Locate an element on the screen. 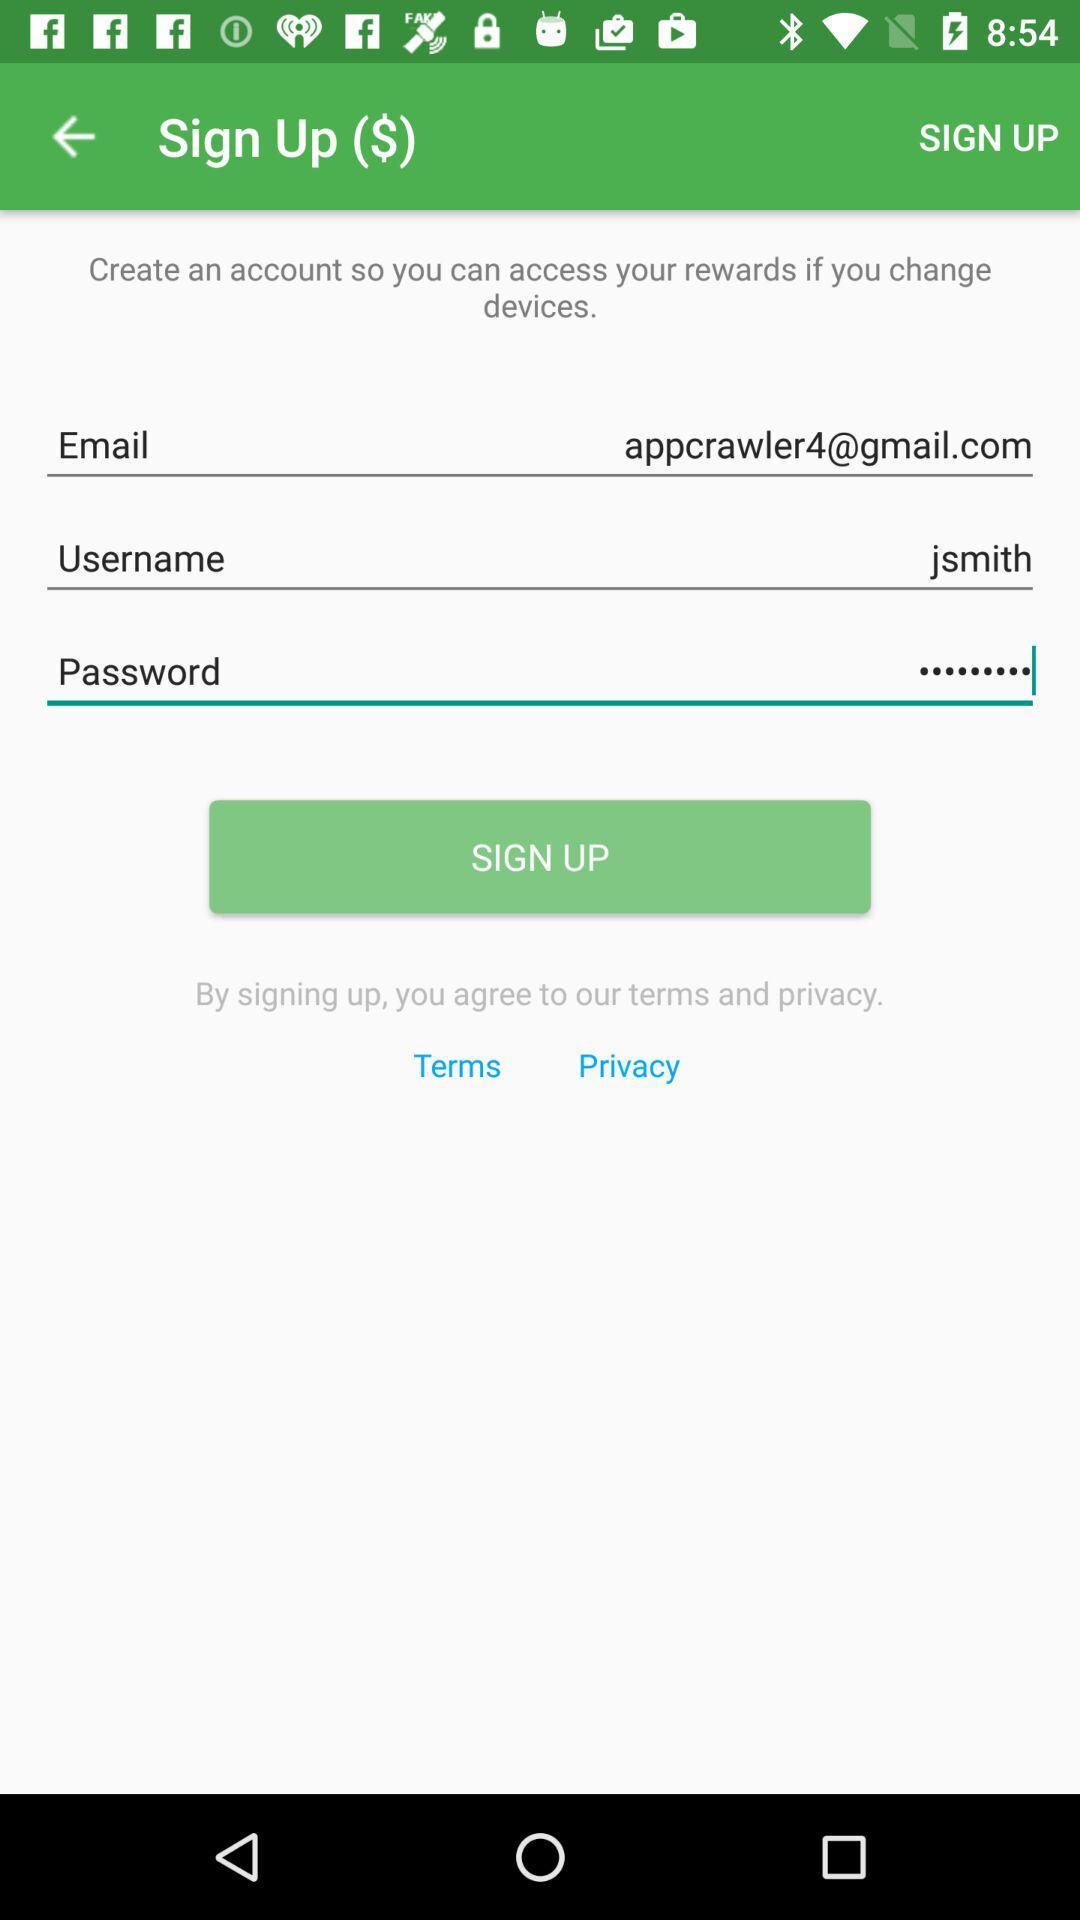 This screenshot has width=1080, height=1920. the icon above jsmith item is located at coordinates (540, 439).